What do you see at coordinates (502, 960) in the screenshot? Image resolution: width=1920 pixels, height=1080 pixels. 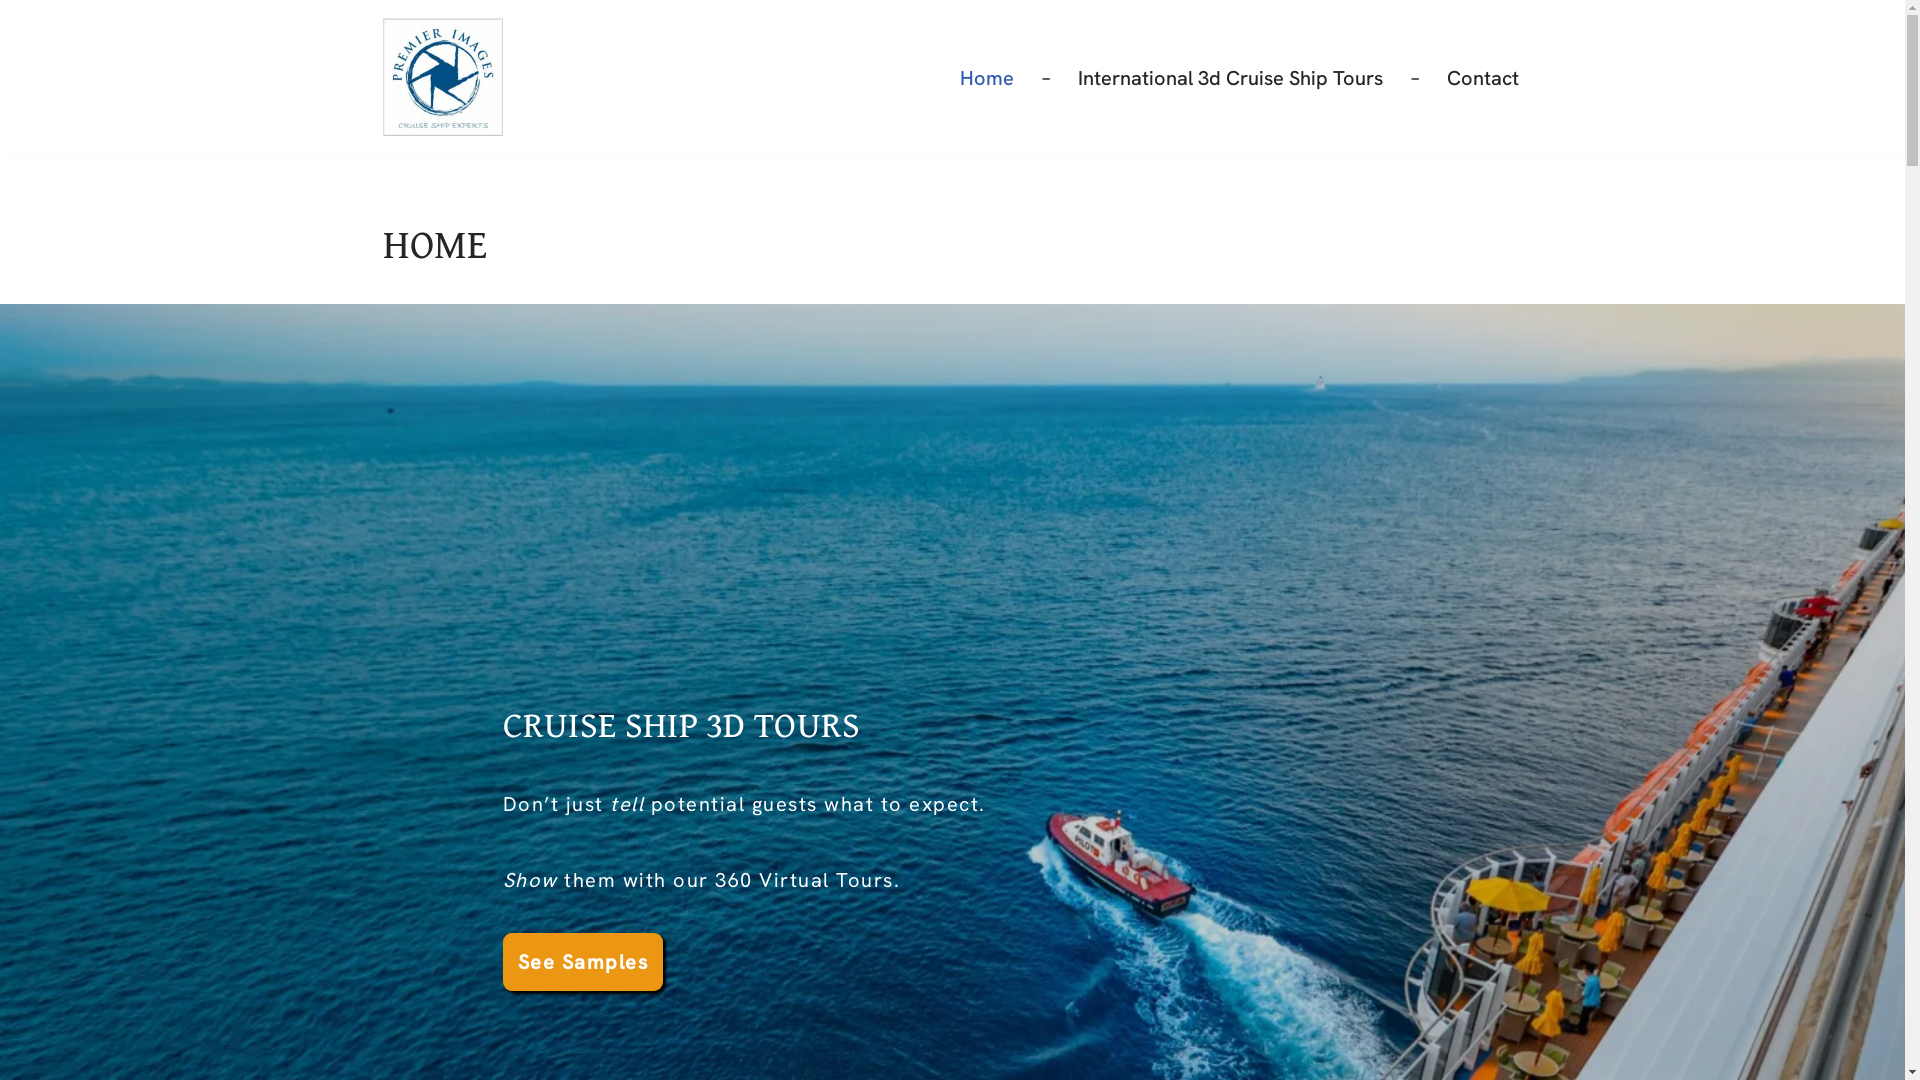 I see `'See Samples'` at bounding box center [502, 960].